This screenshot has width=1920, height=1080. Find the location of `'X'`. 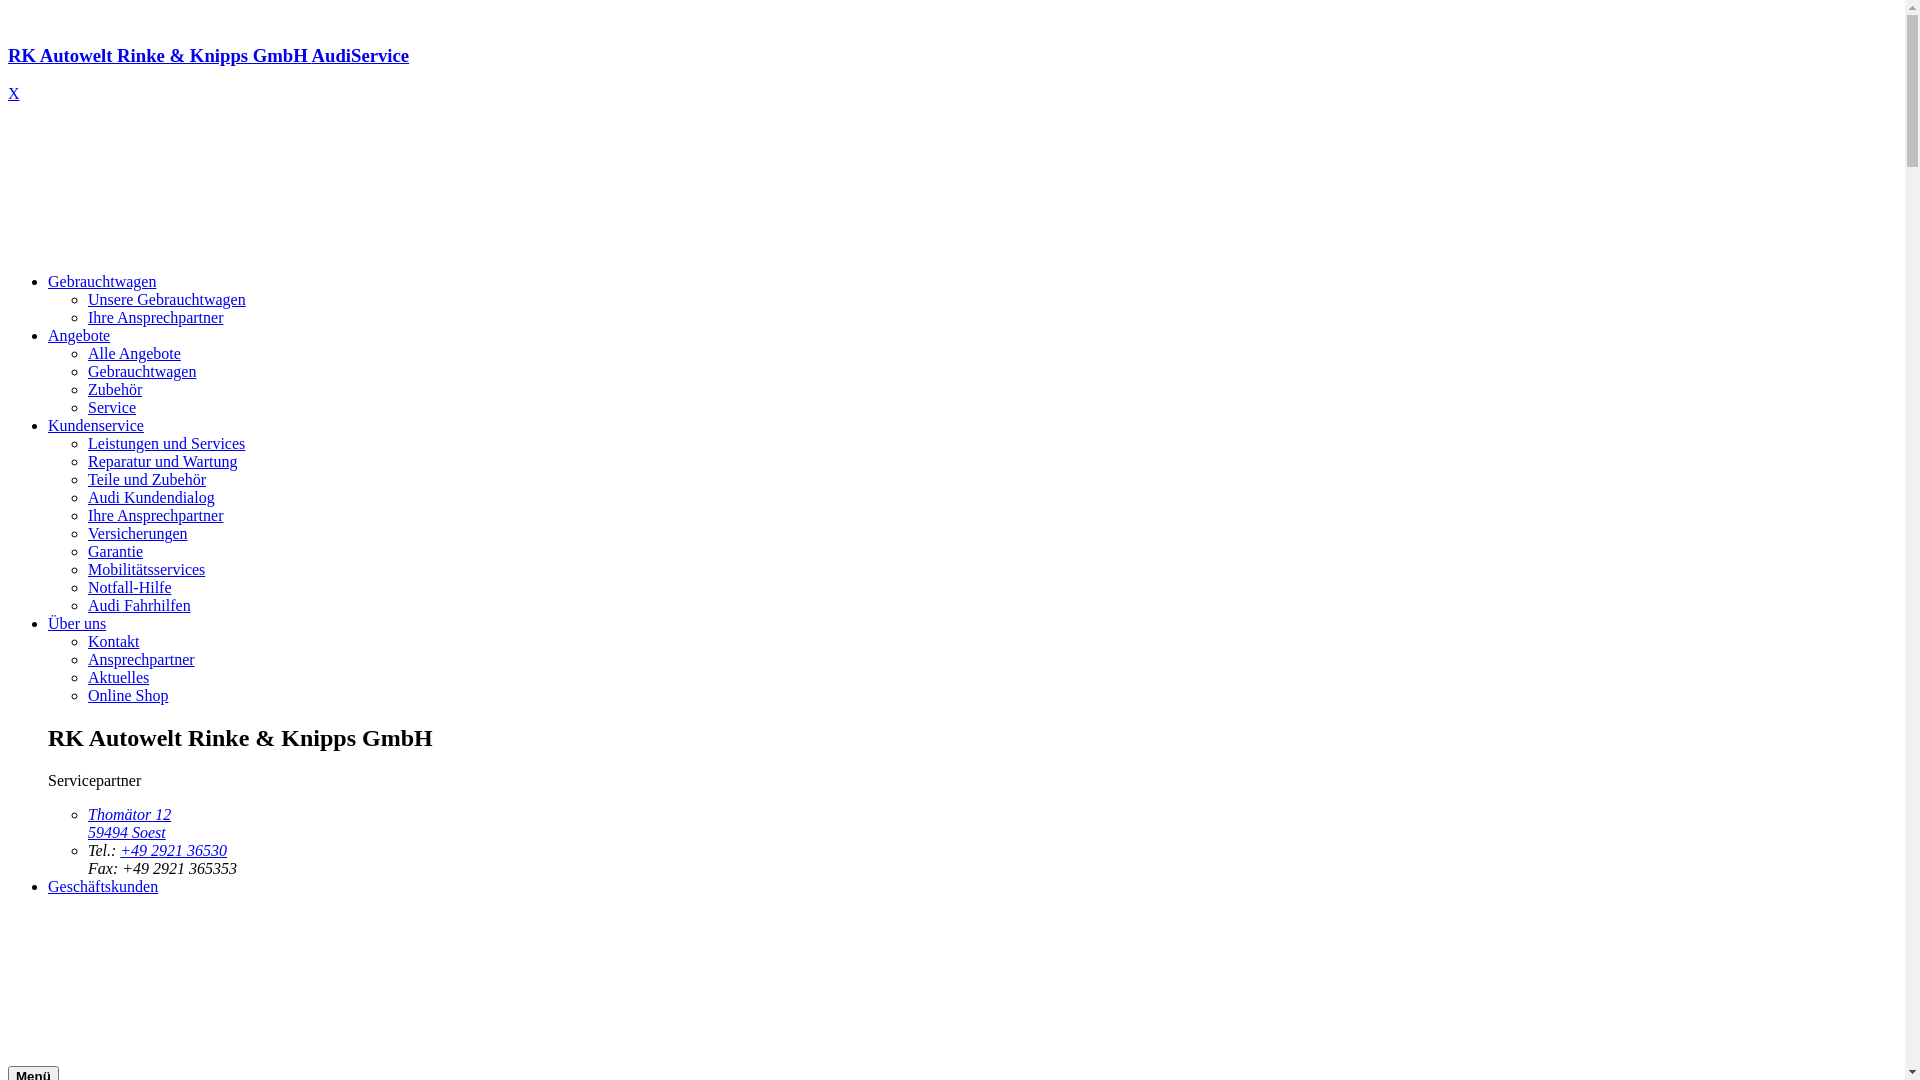

'X' is located at coordinates (14, 93).